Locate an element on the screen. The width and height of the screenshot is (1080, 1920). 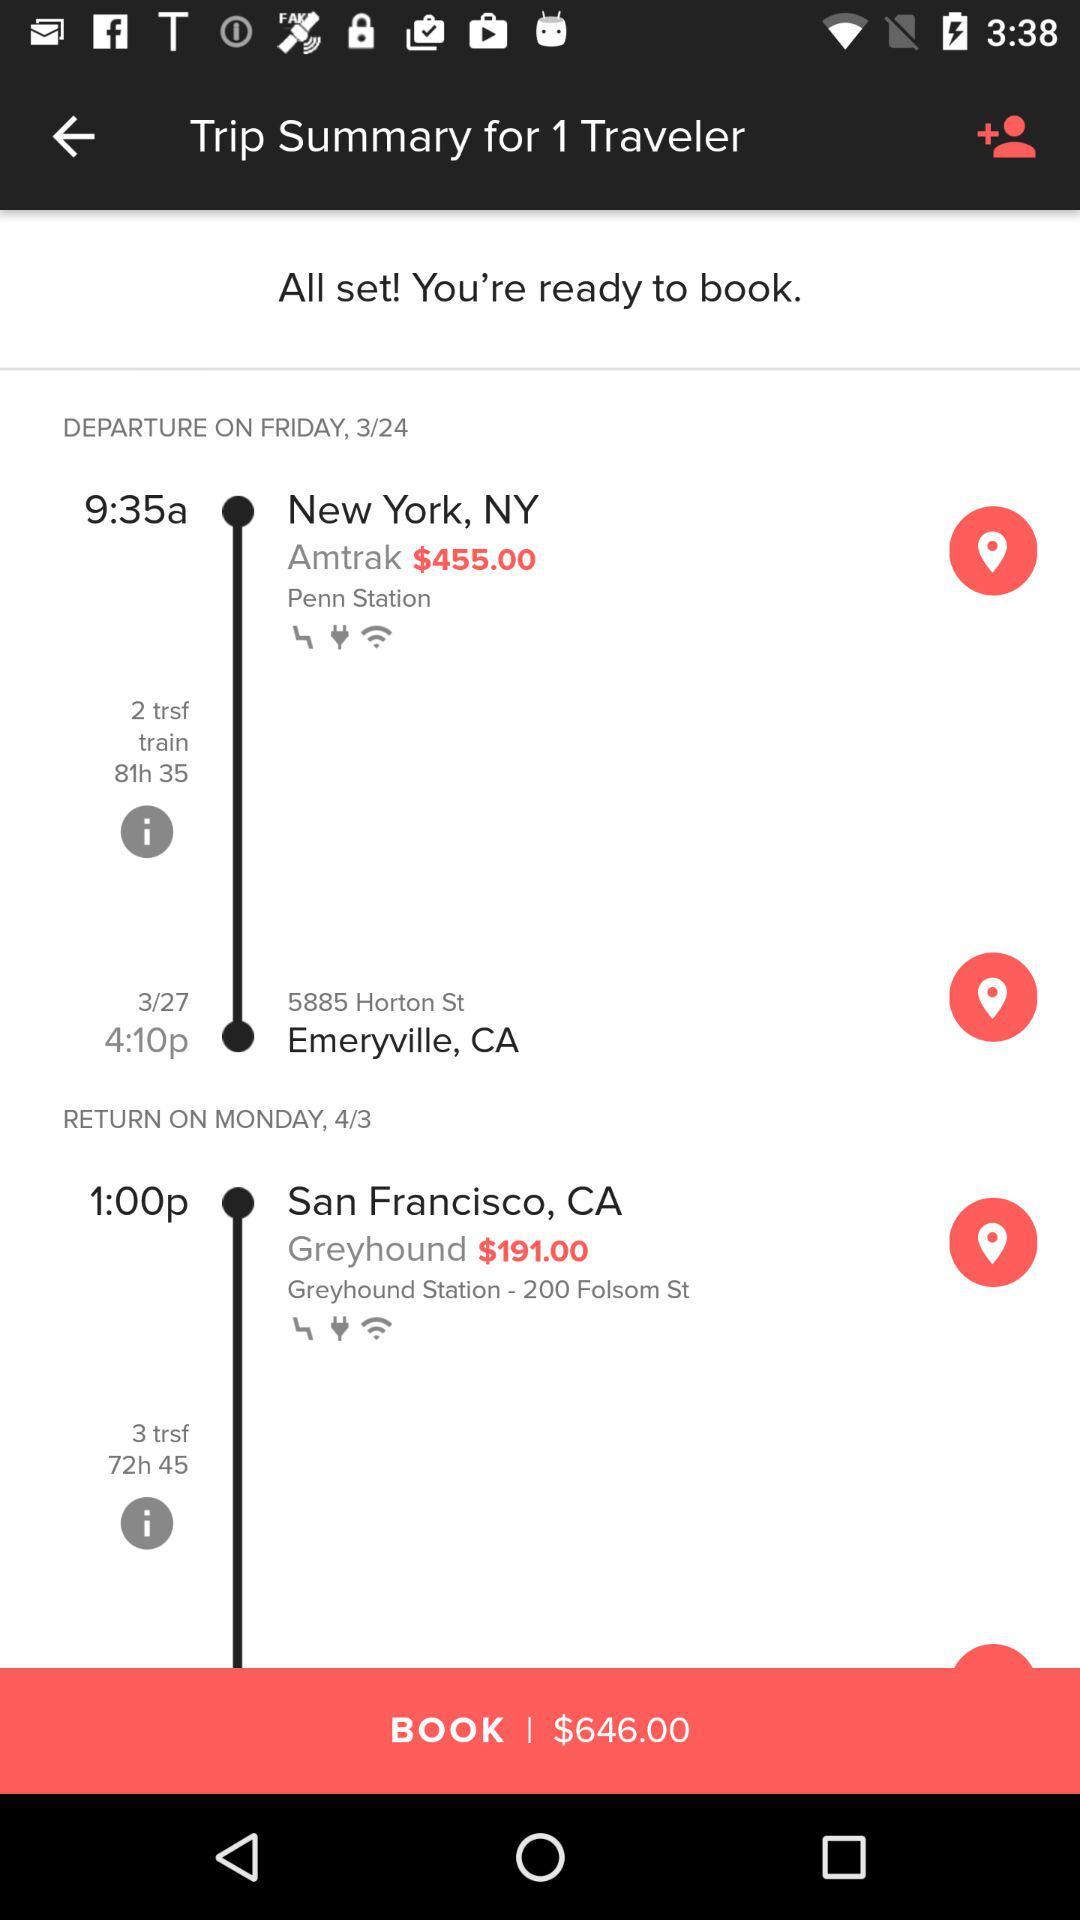
map is located at coordinates (993, 550).